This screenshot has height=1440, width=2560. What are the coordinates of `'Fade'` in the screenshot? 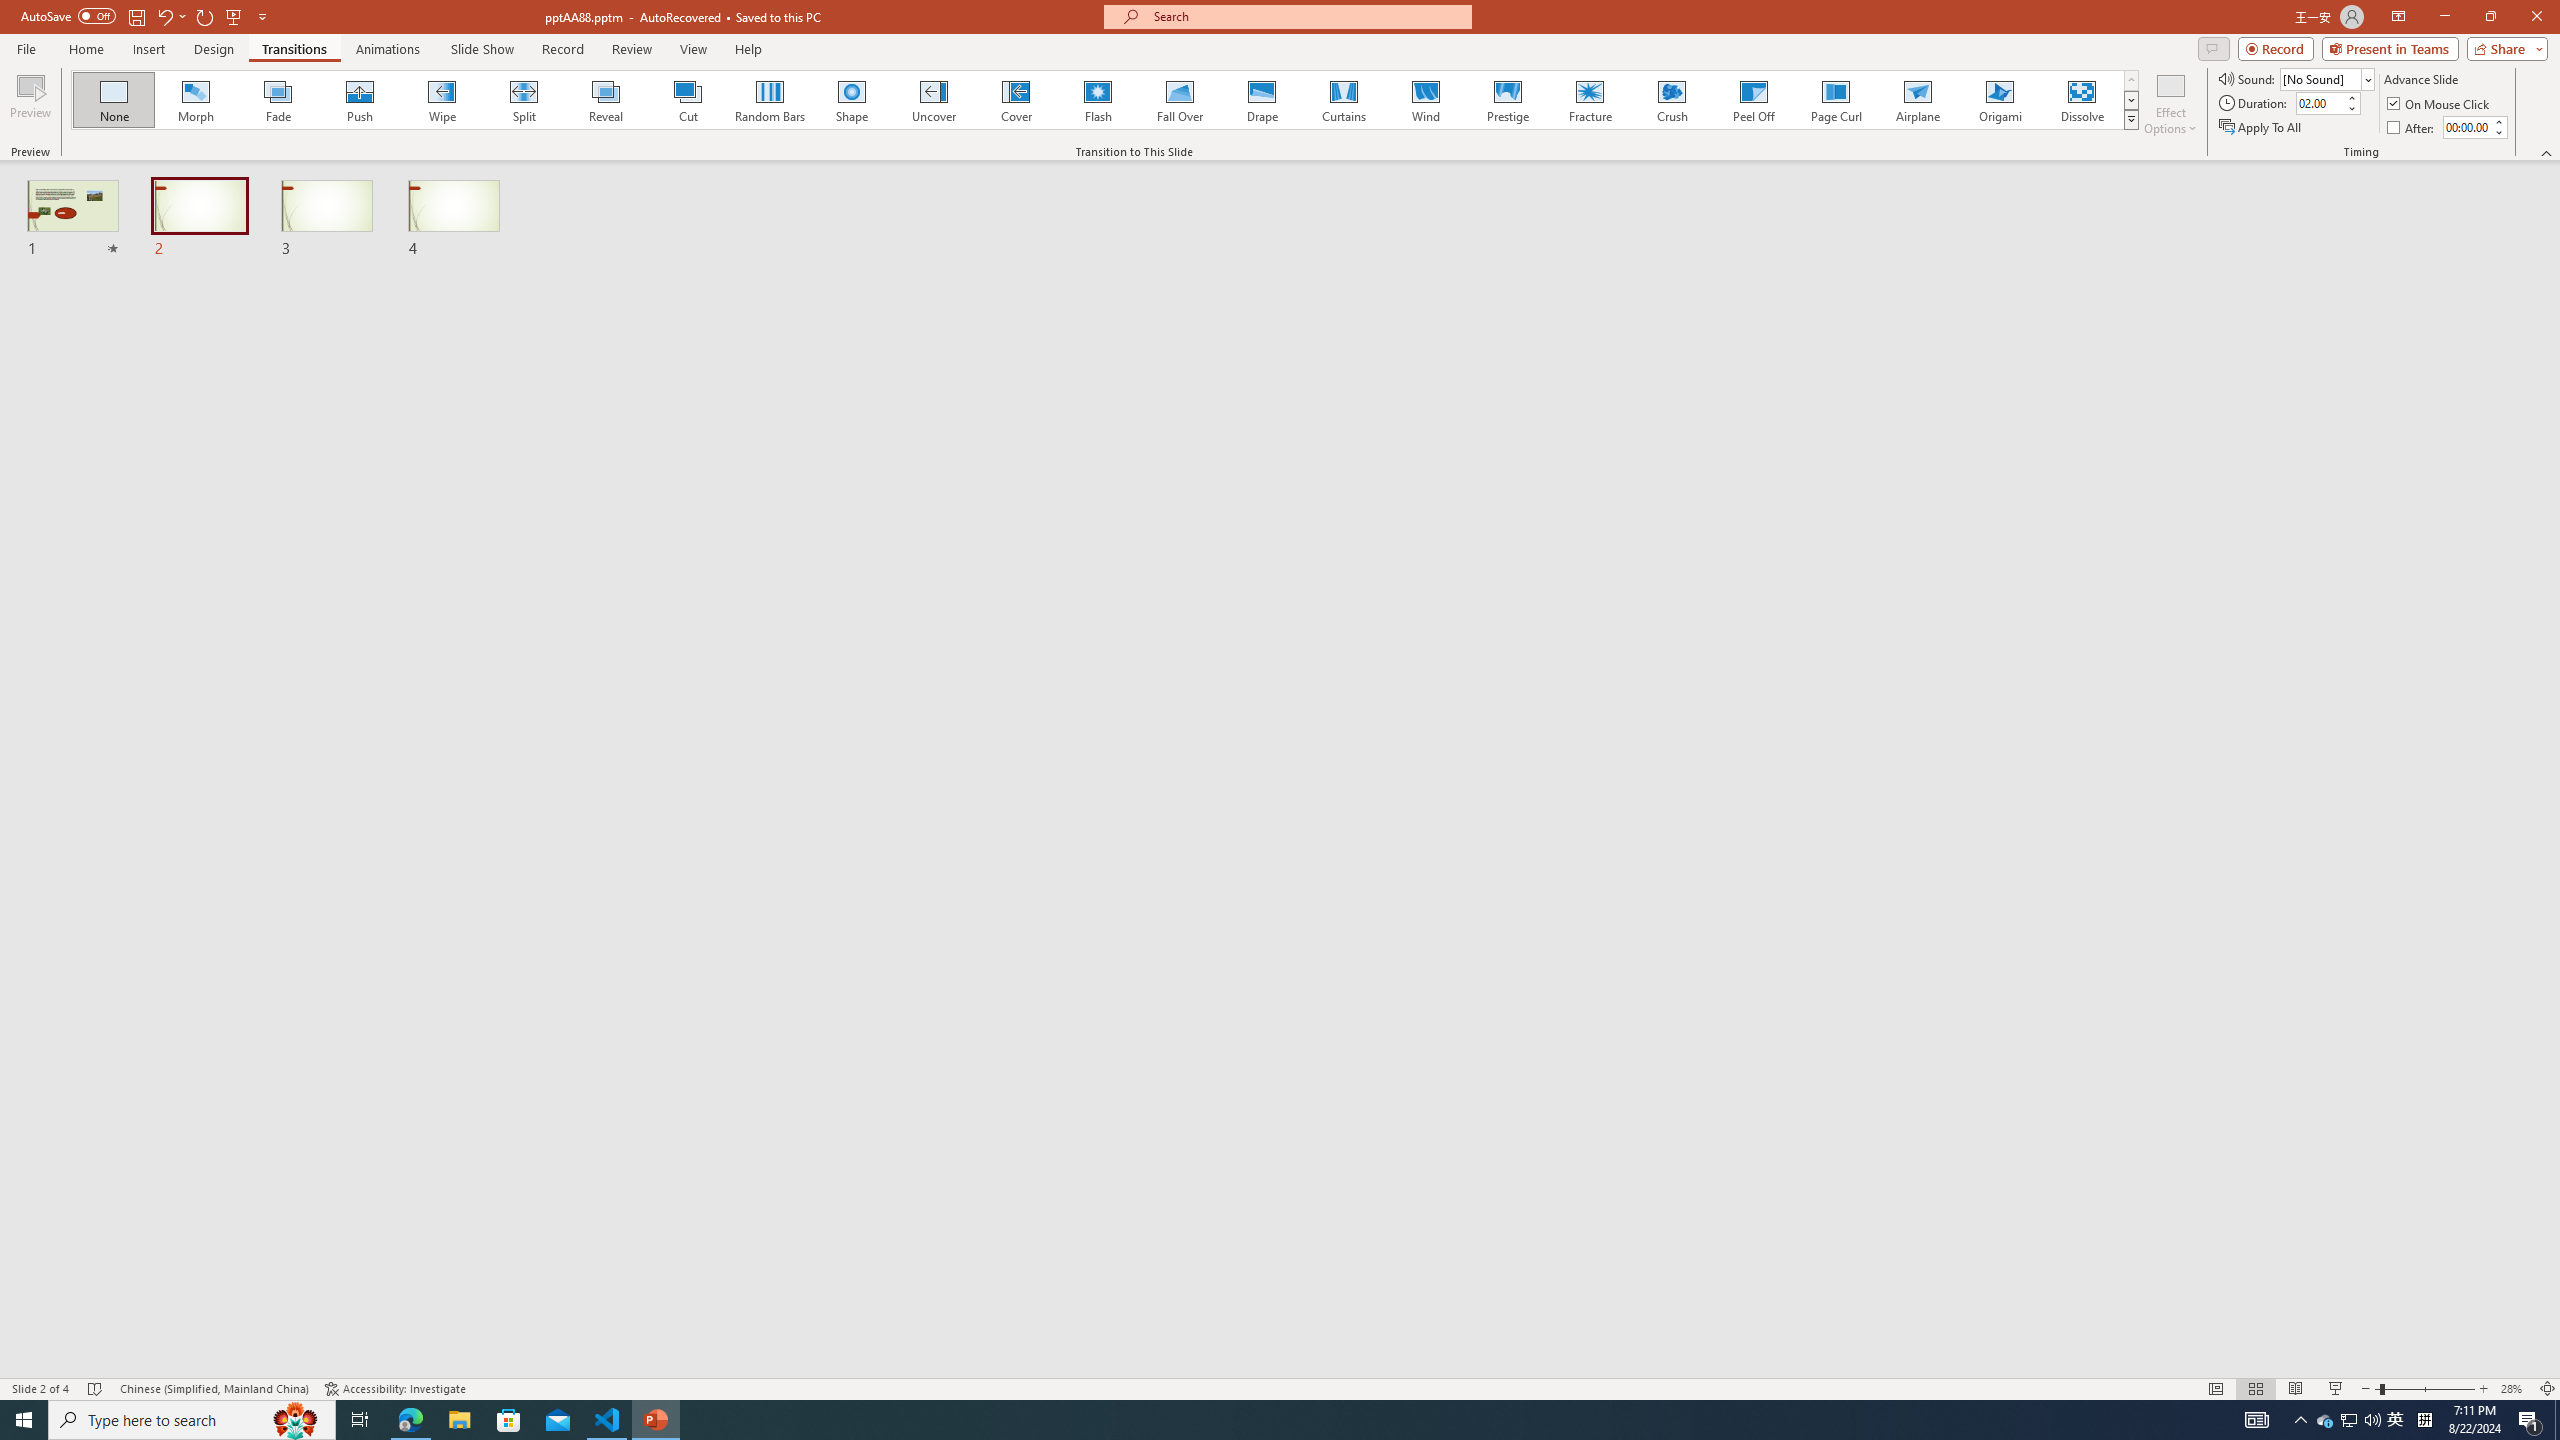 It's located at (278, 99).